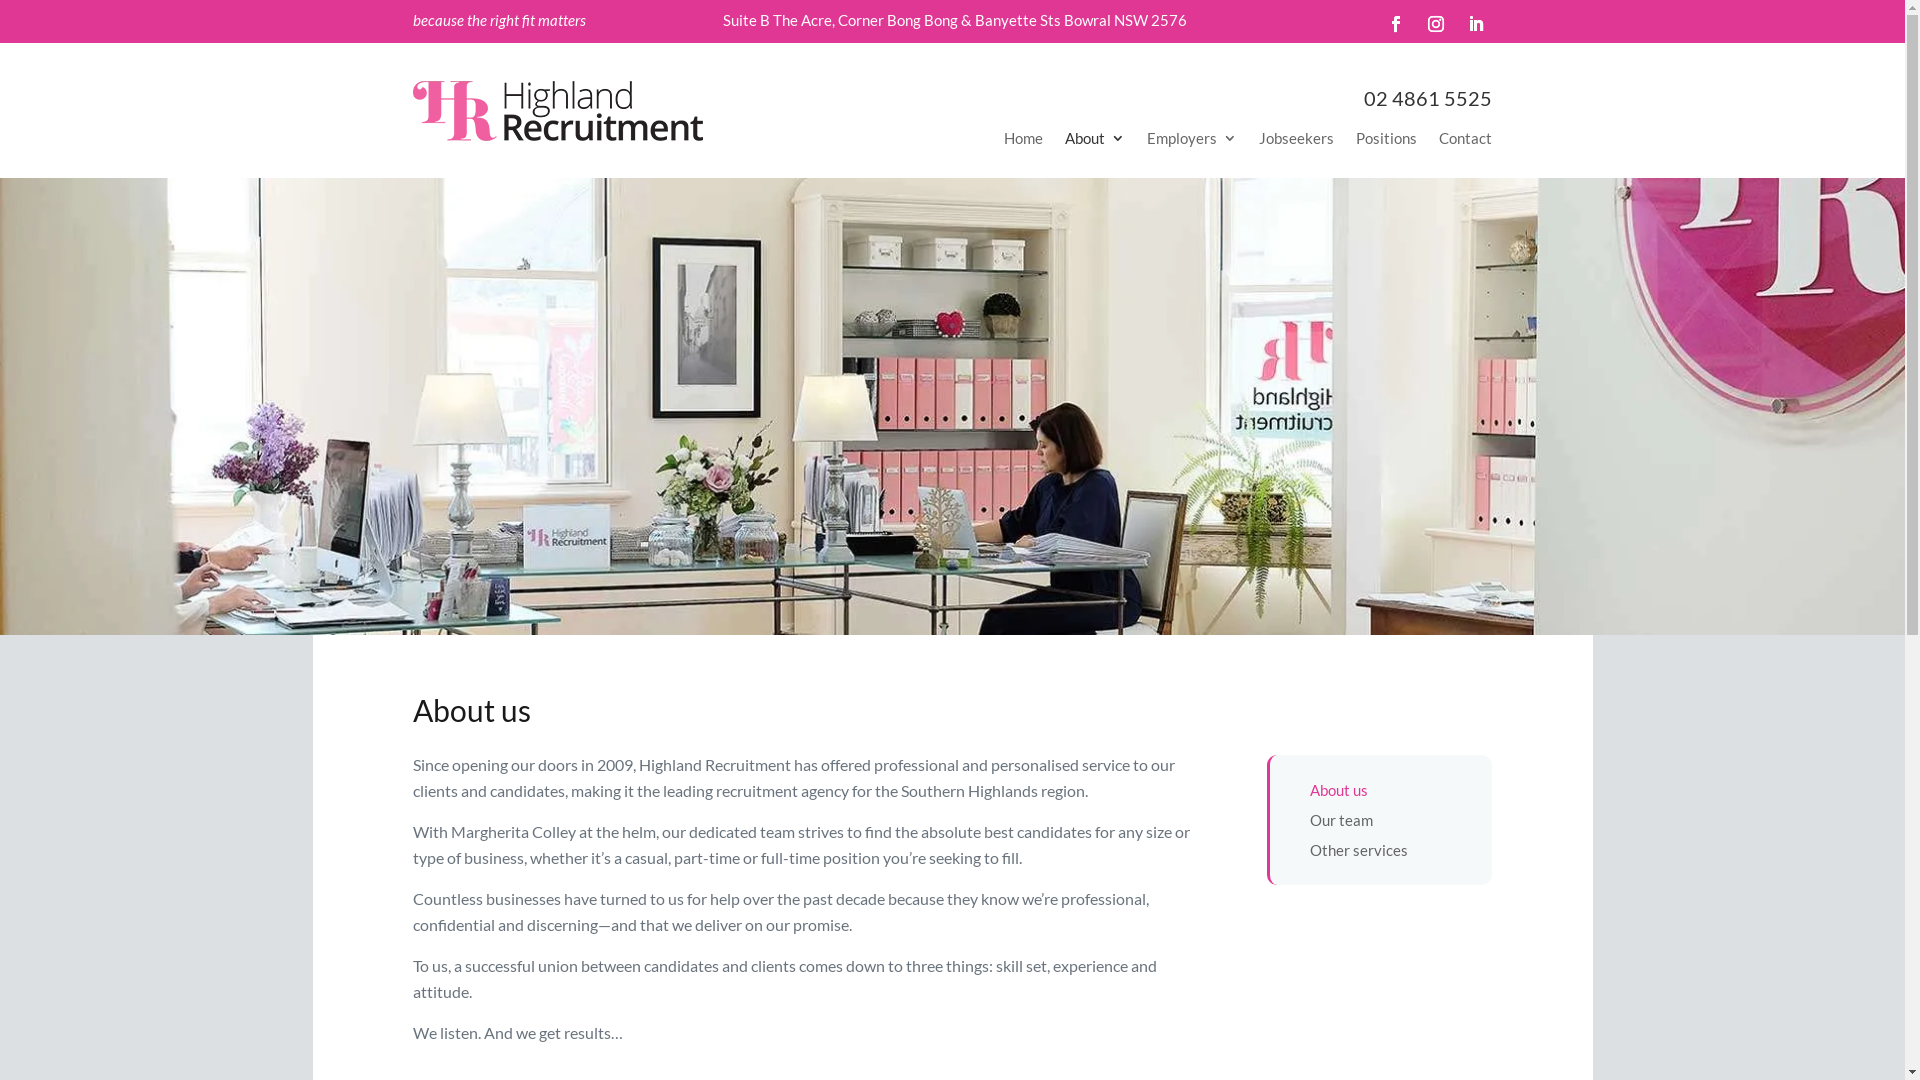 The width and height of the screenshot is (1920, 1080). Describe the element at coordinates (1341, 824) in the screenshot. I see `'Our team'` at that location.